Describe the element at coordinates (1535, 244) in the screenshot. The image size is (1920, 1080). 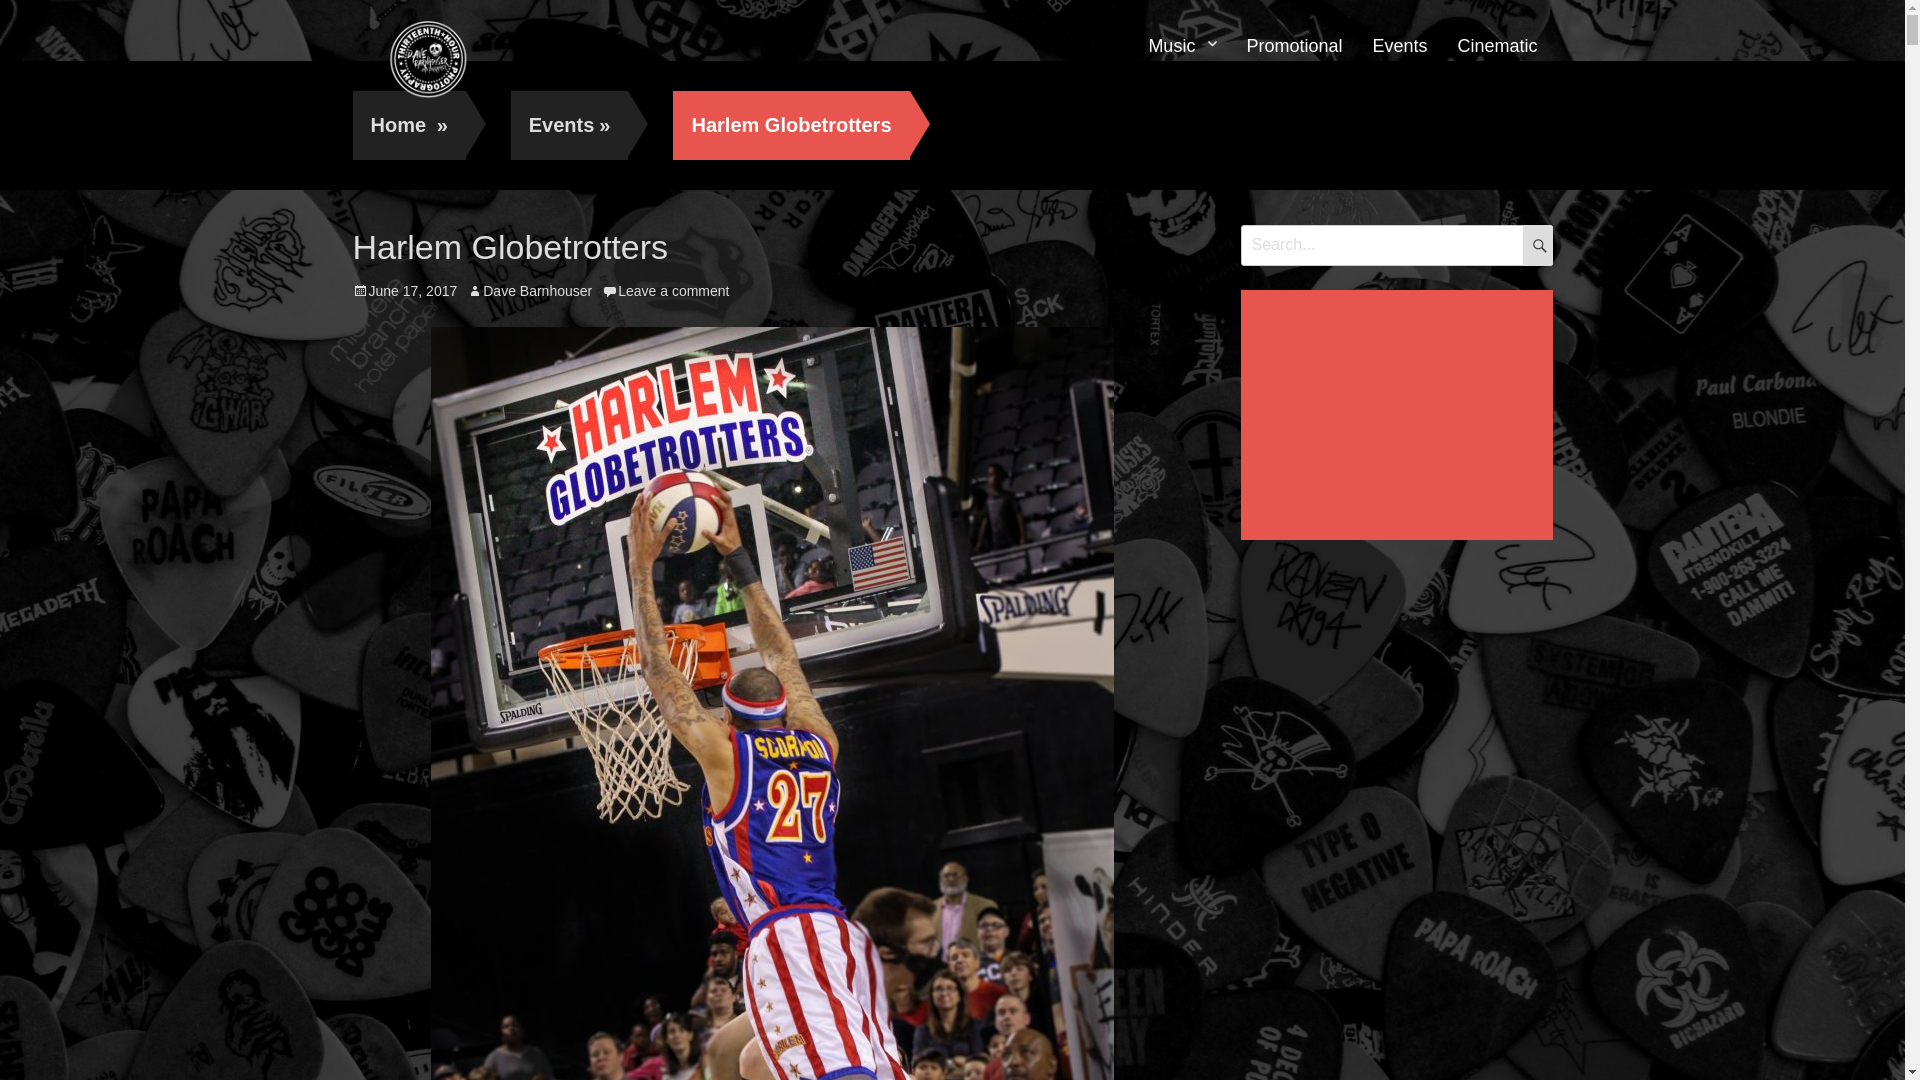
I see `'SEARCH'` at that location.